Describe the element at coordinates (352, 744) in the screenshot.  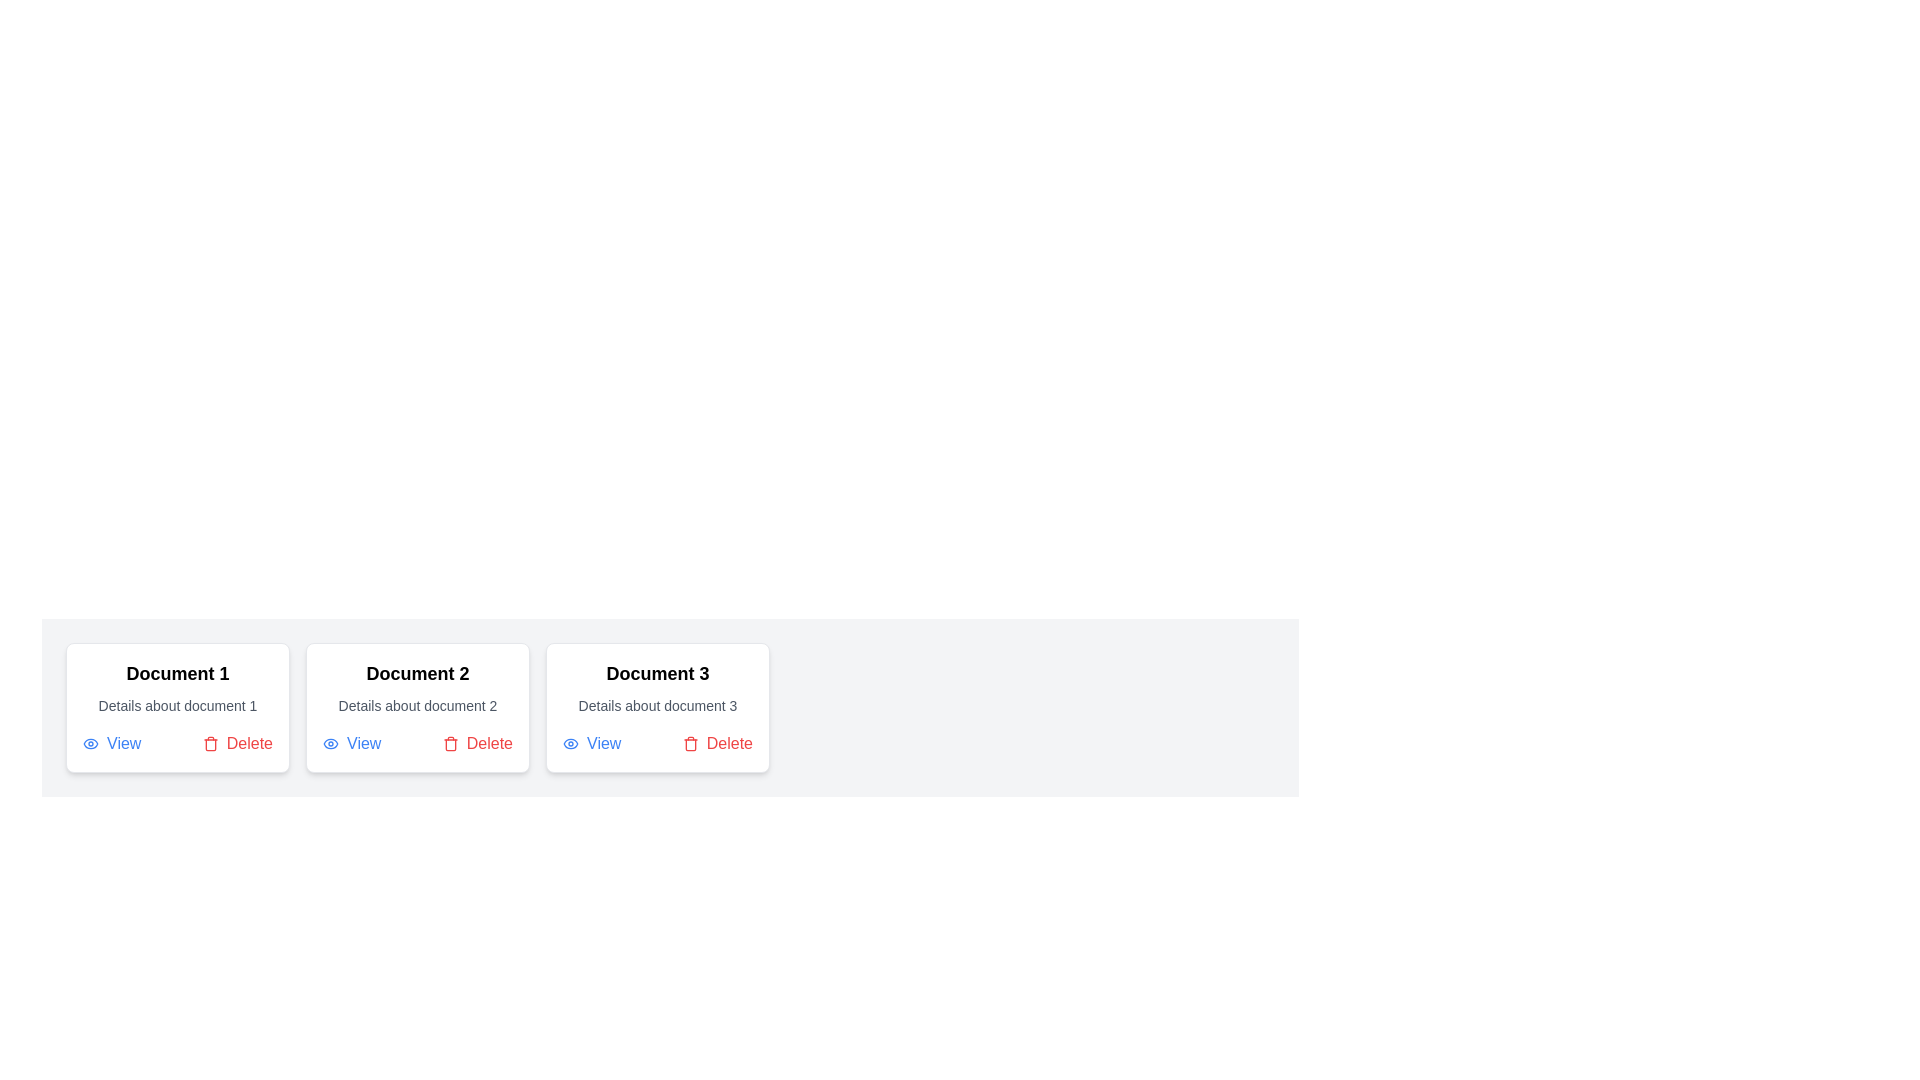
I see `the button-like interactive text associated with 'Document 2' to potentially see a tooltip` at that location.